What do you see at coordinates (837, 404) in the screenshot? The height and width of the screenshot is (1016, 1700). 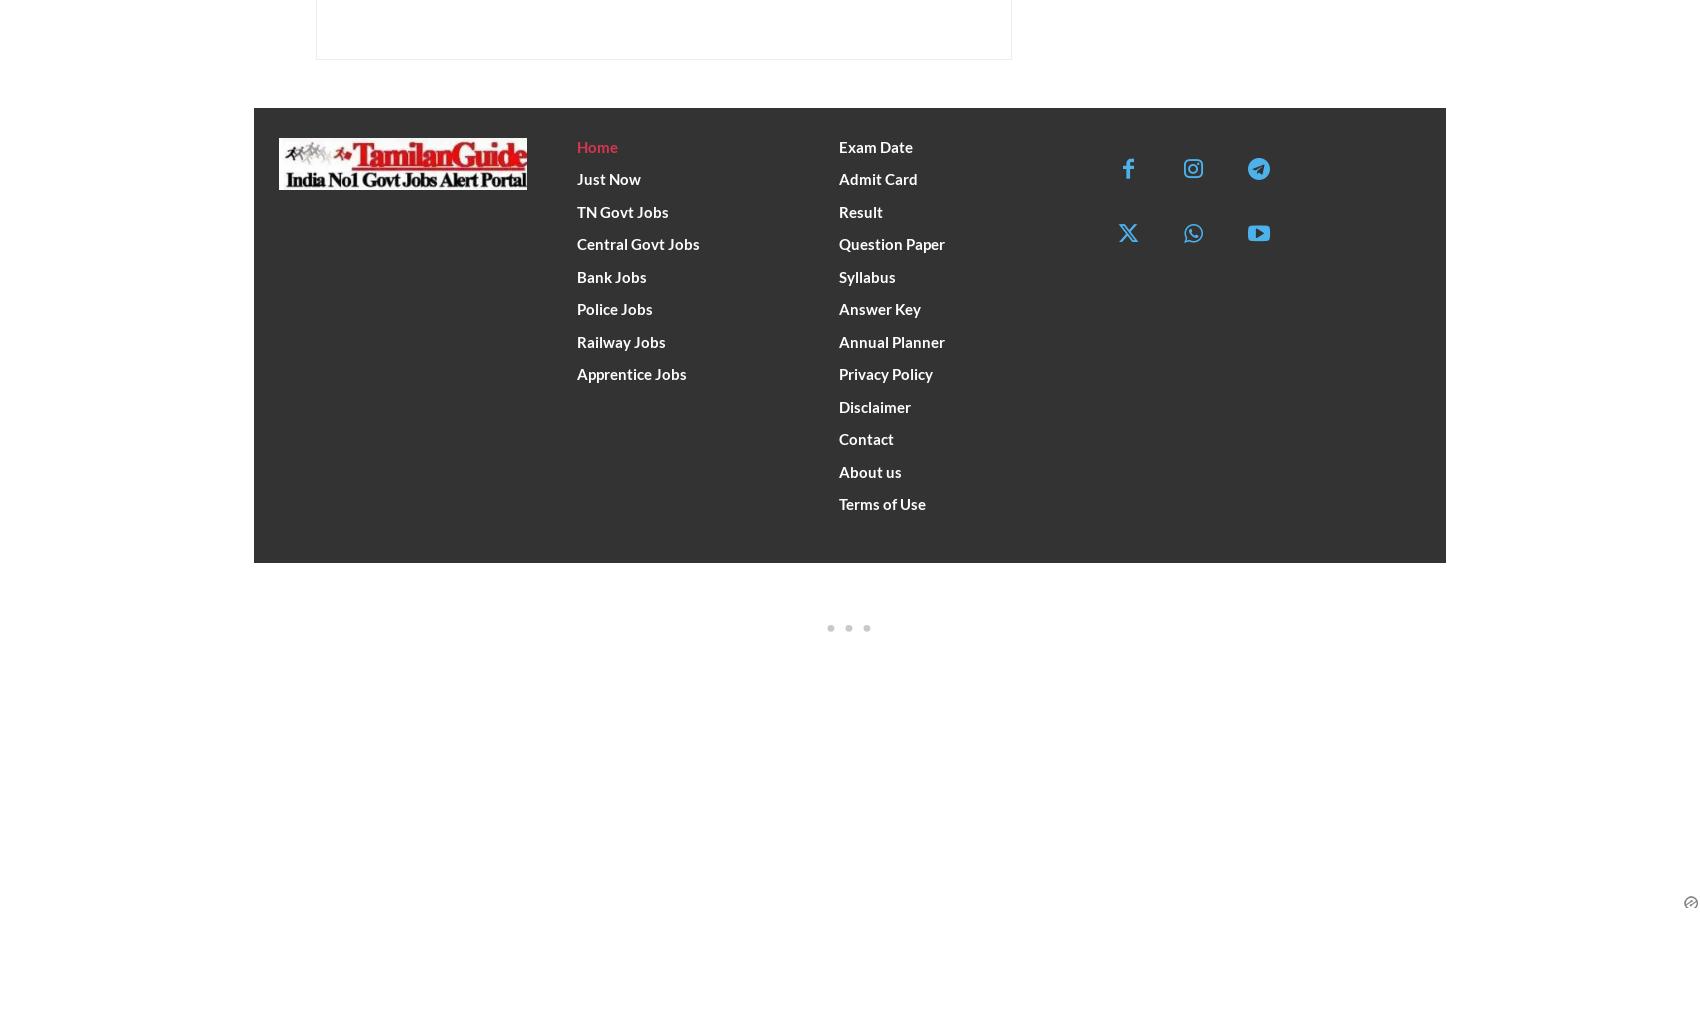 I see `'Disclaimer'` at bounding box center [837, 404].